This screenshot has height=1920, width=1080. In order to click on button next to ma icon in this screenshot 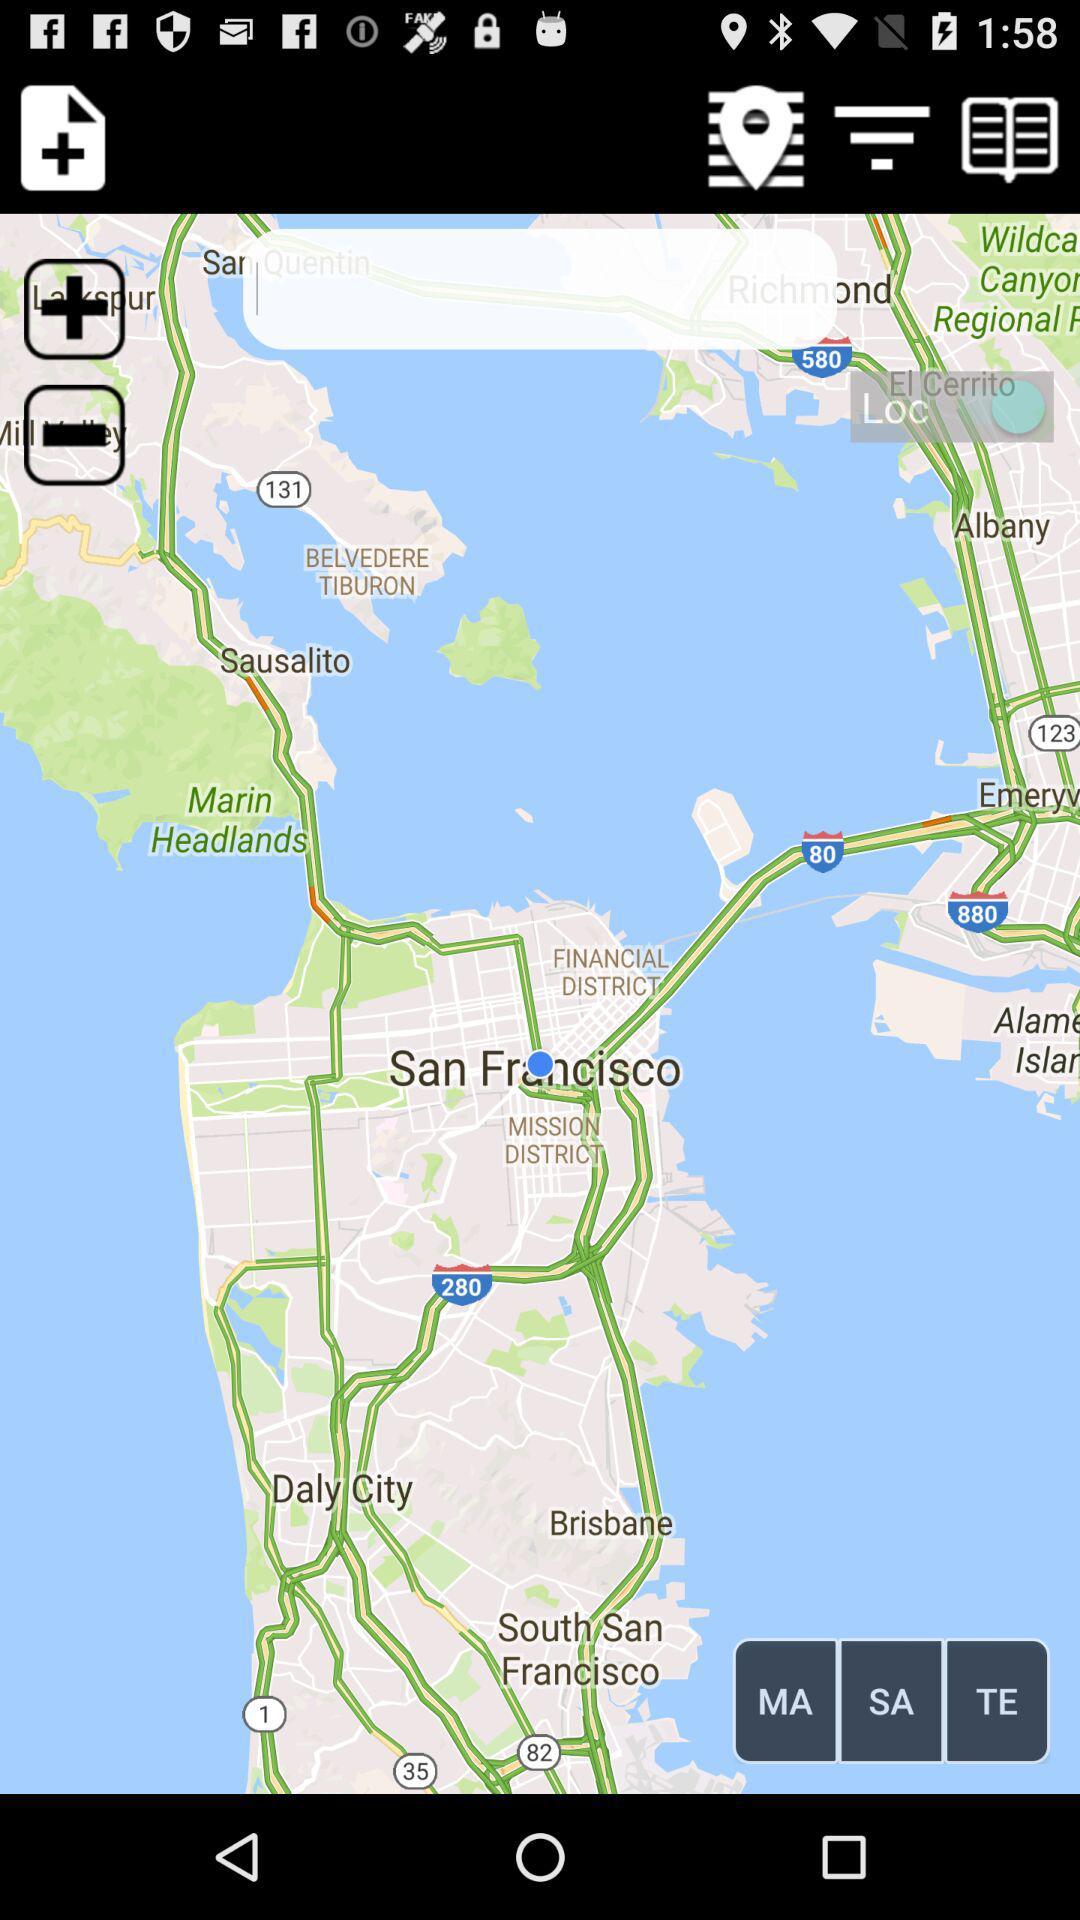, I will do `click(890, 1699)`.